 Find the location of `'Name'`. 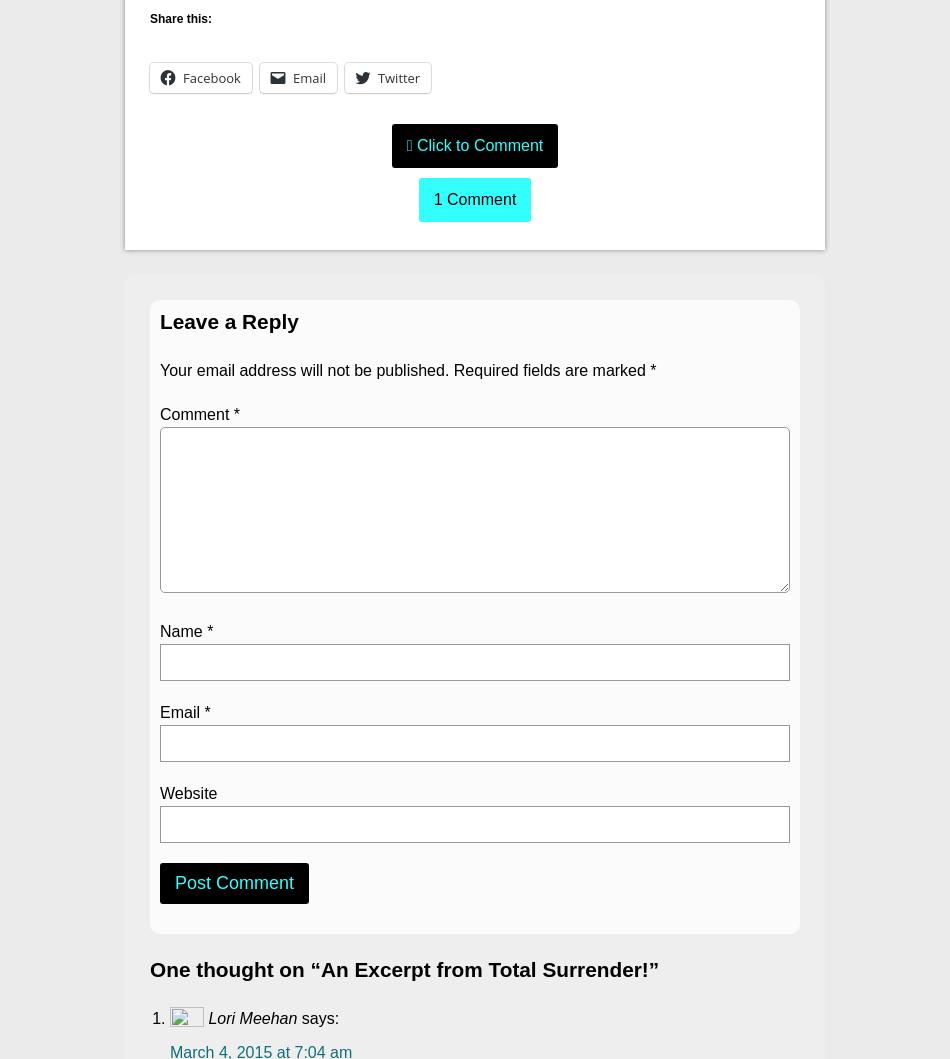

'Name' is located at coordinates (183, 630).